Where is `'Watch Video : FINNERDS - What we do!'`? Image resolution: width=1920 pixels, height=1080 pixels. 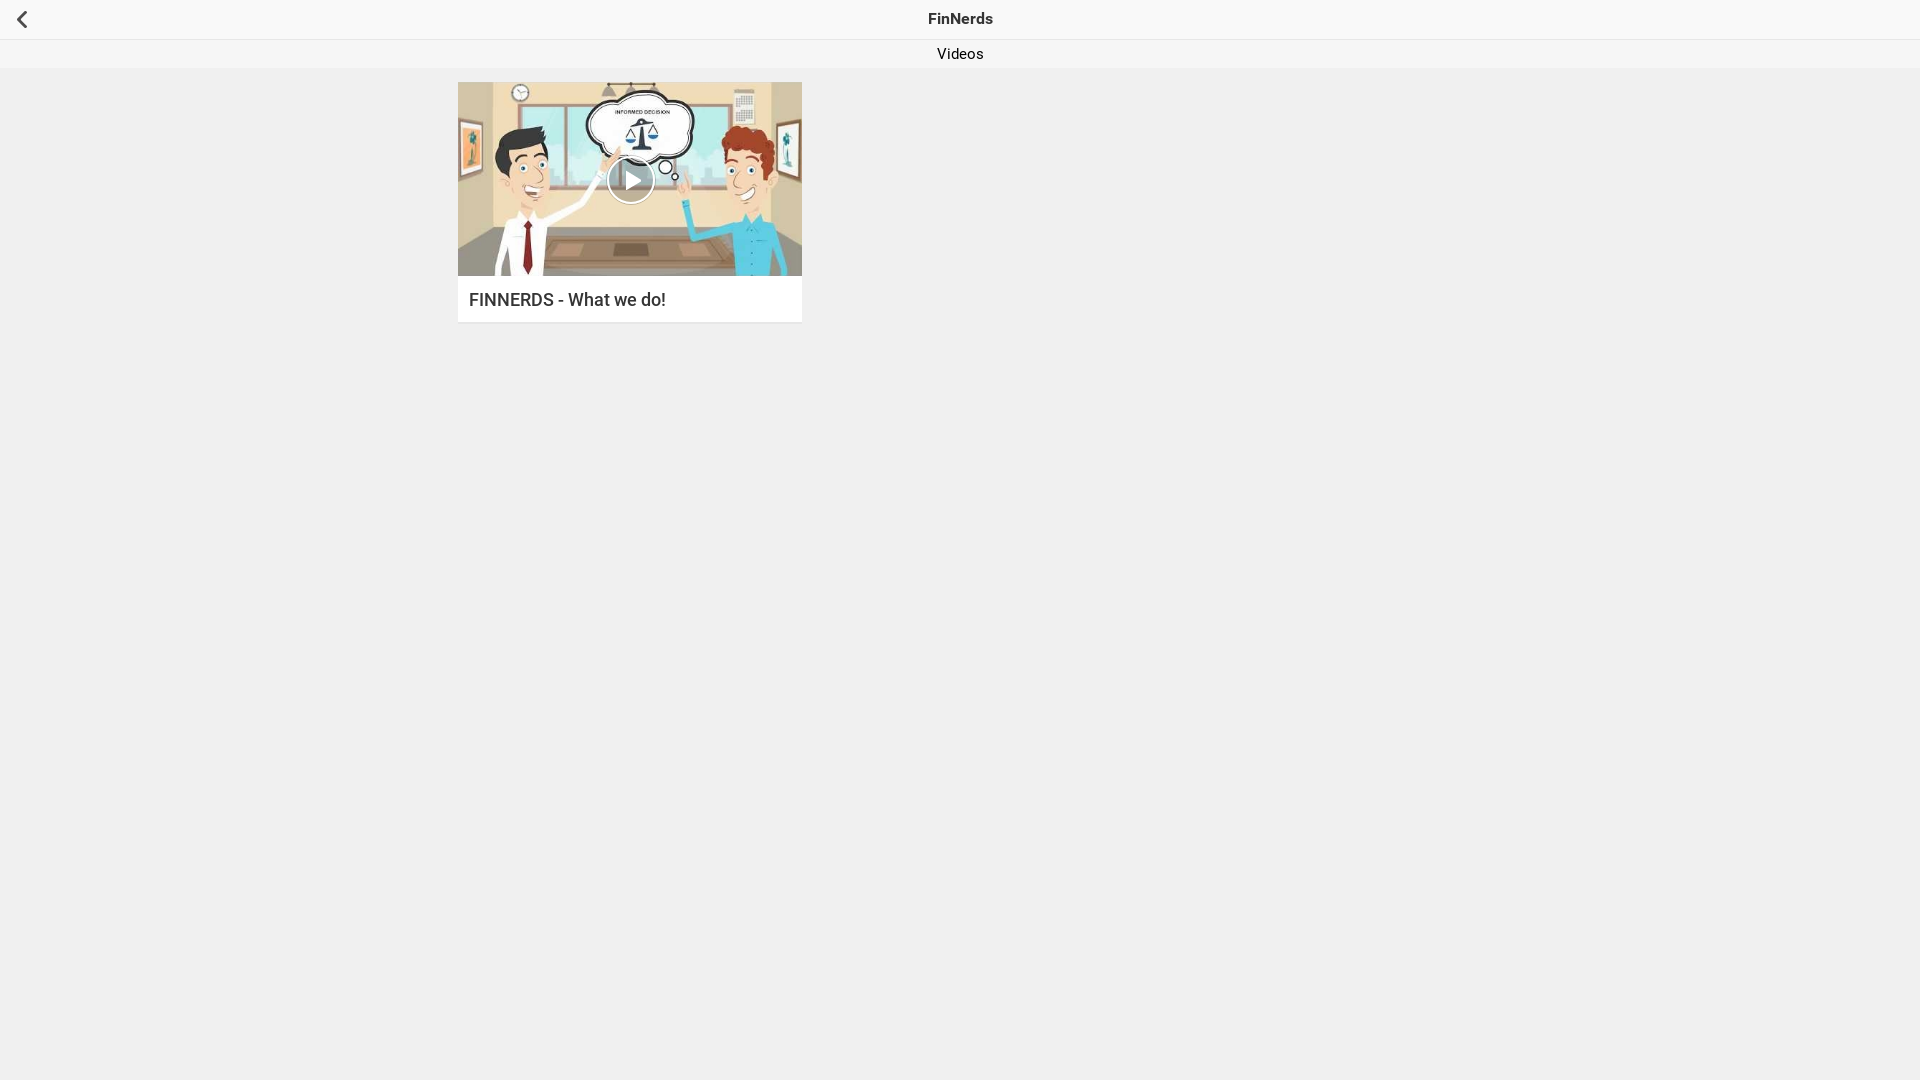 'Watch Video : FINNERDS - What we do!' is located at coordinates (628, 177).